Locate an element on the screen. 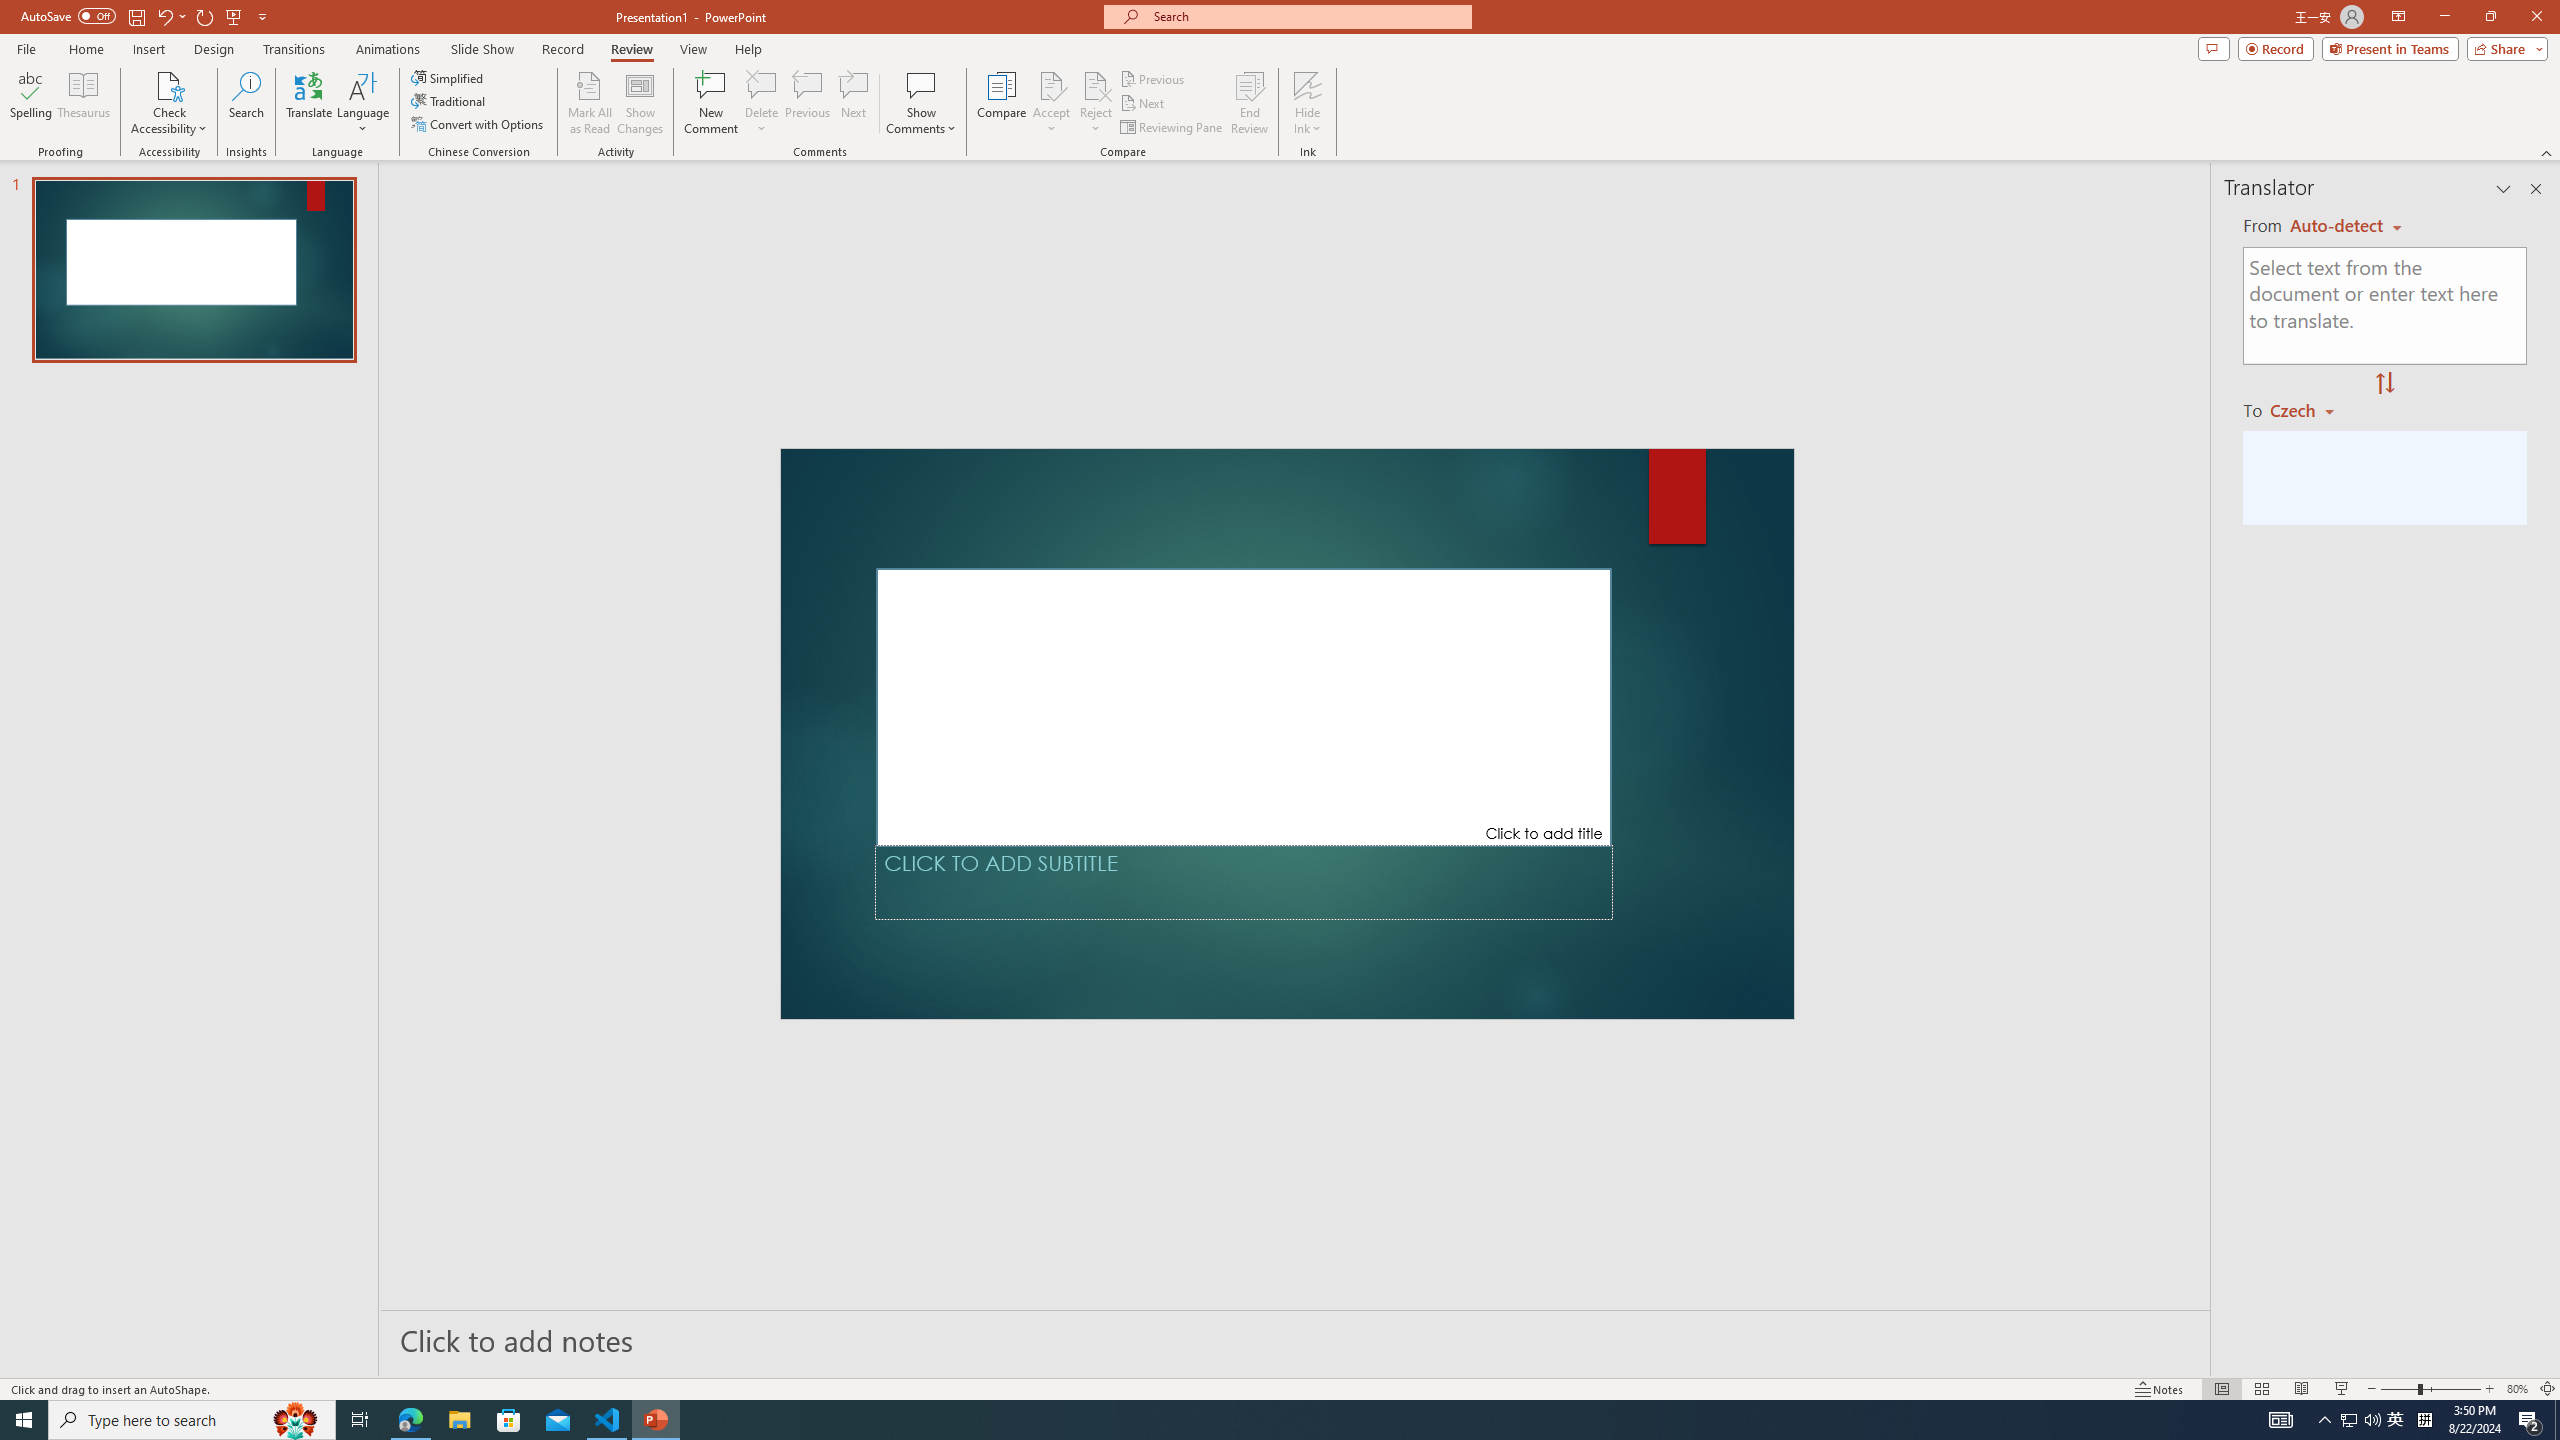 The width and height of the screenshot is (2560, 1440). 'Next' is located at coordinates (1142, 103).